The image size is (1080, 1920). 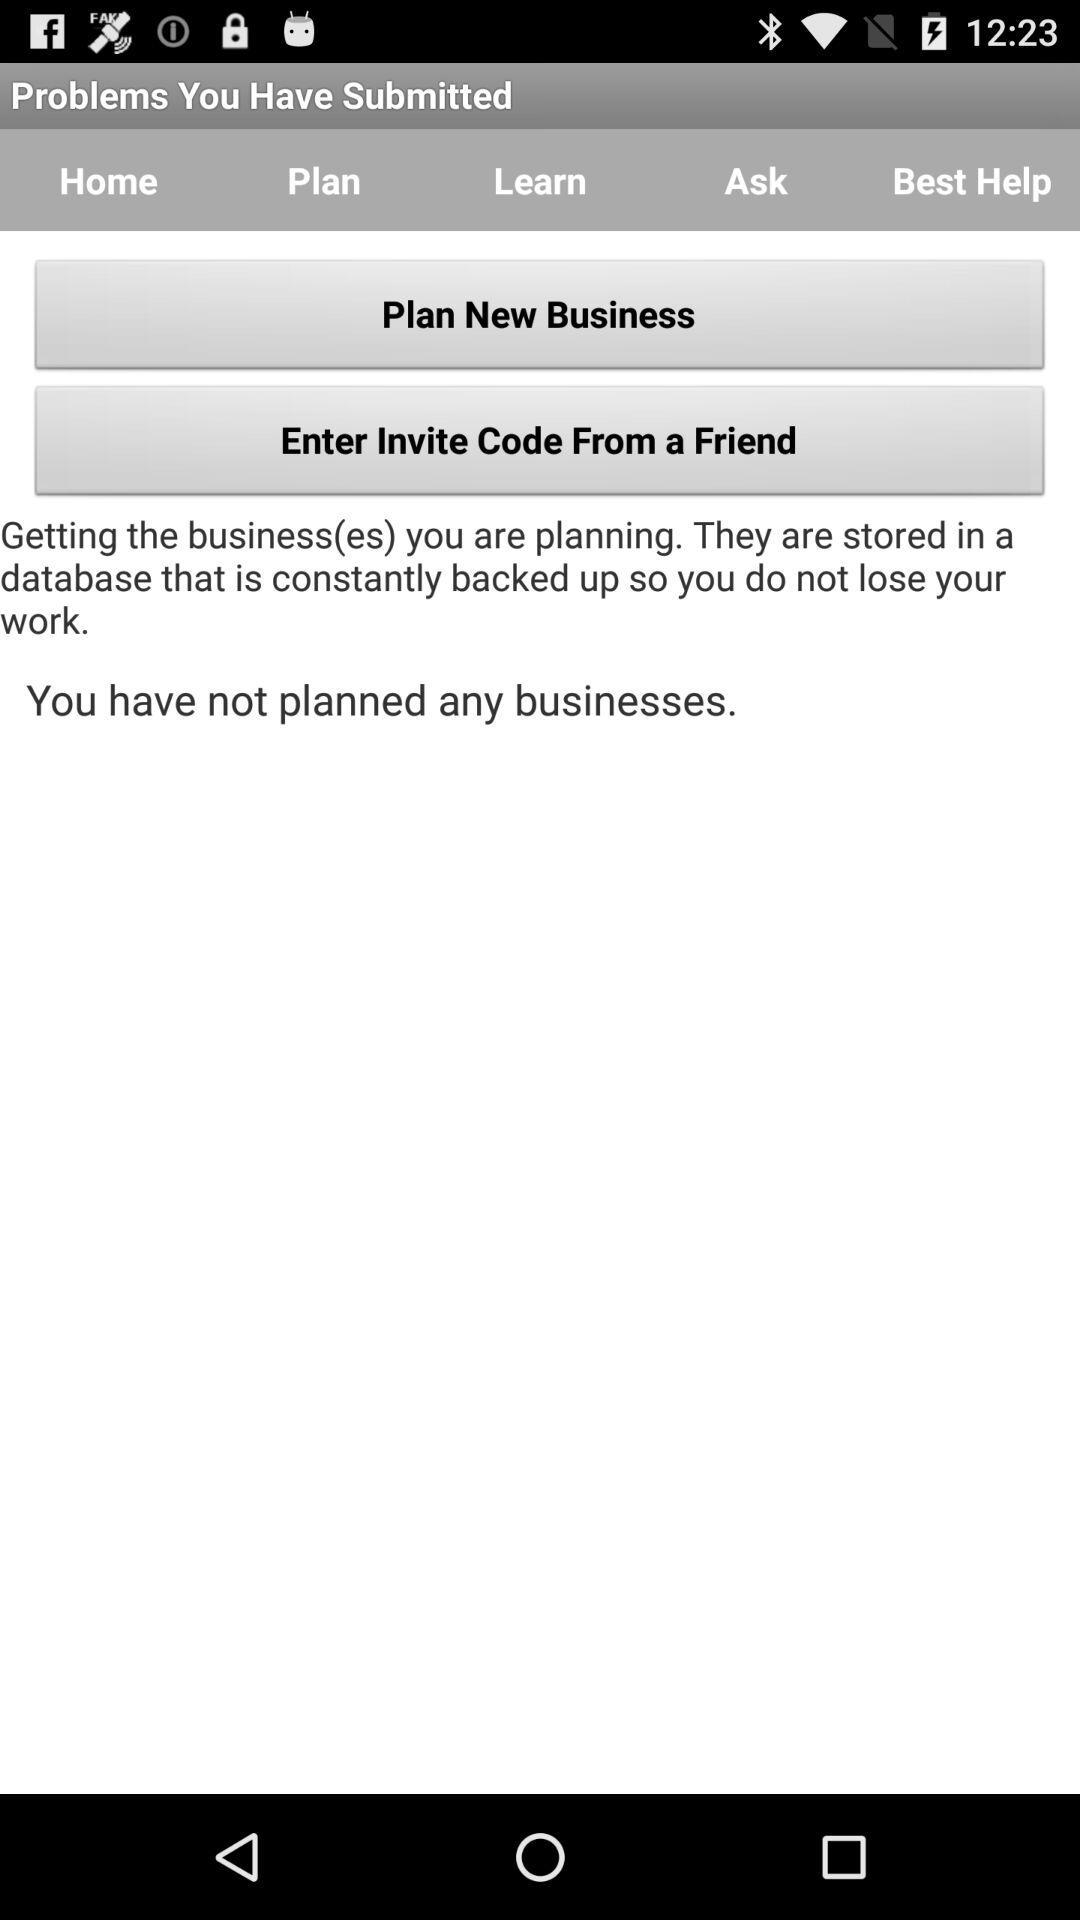 What do you see at coordinates (756, 180) in the screenshot?
I see `the icon next to best help item` at bounding box center [756, 180].